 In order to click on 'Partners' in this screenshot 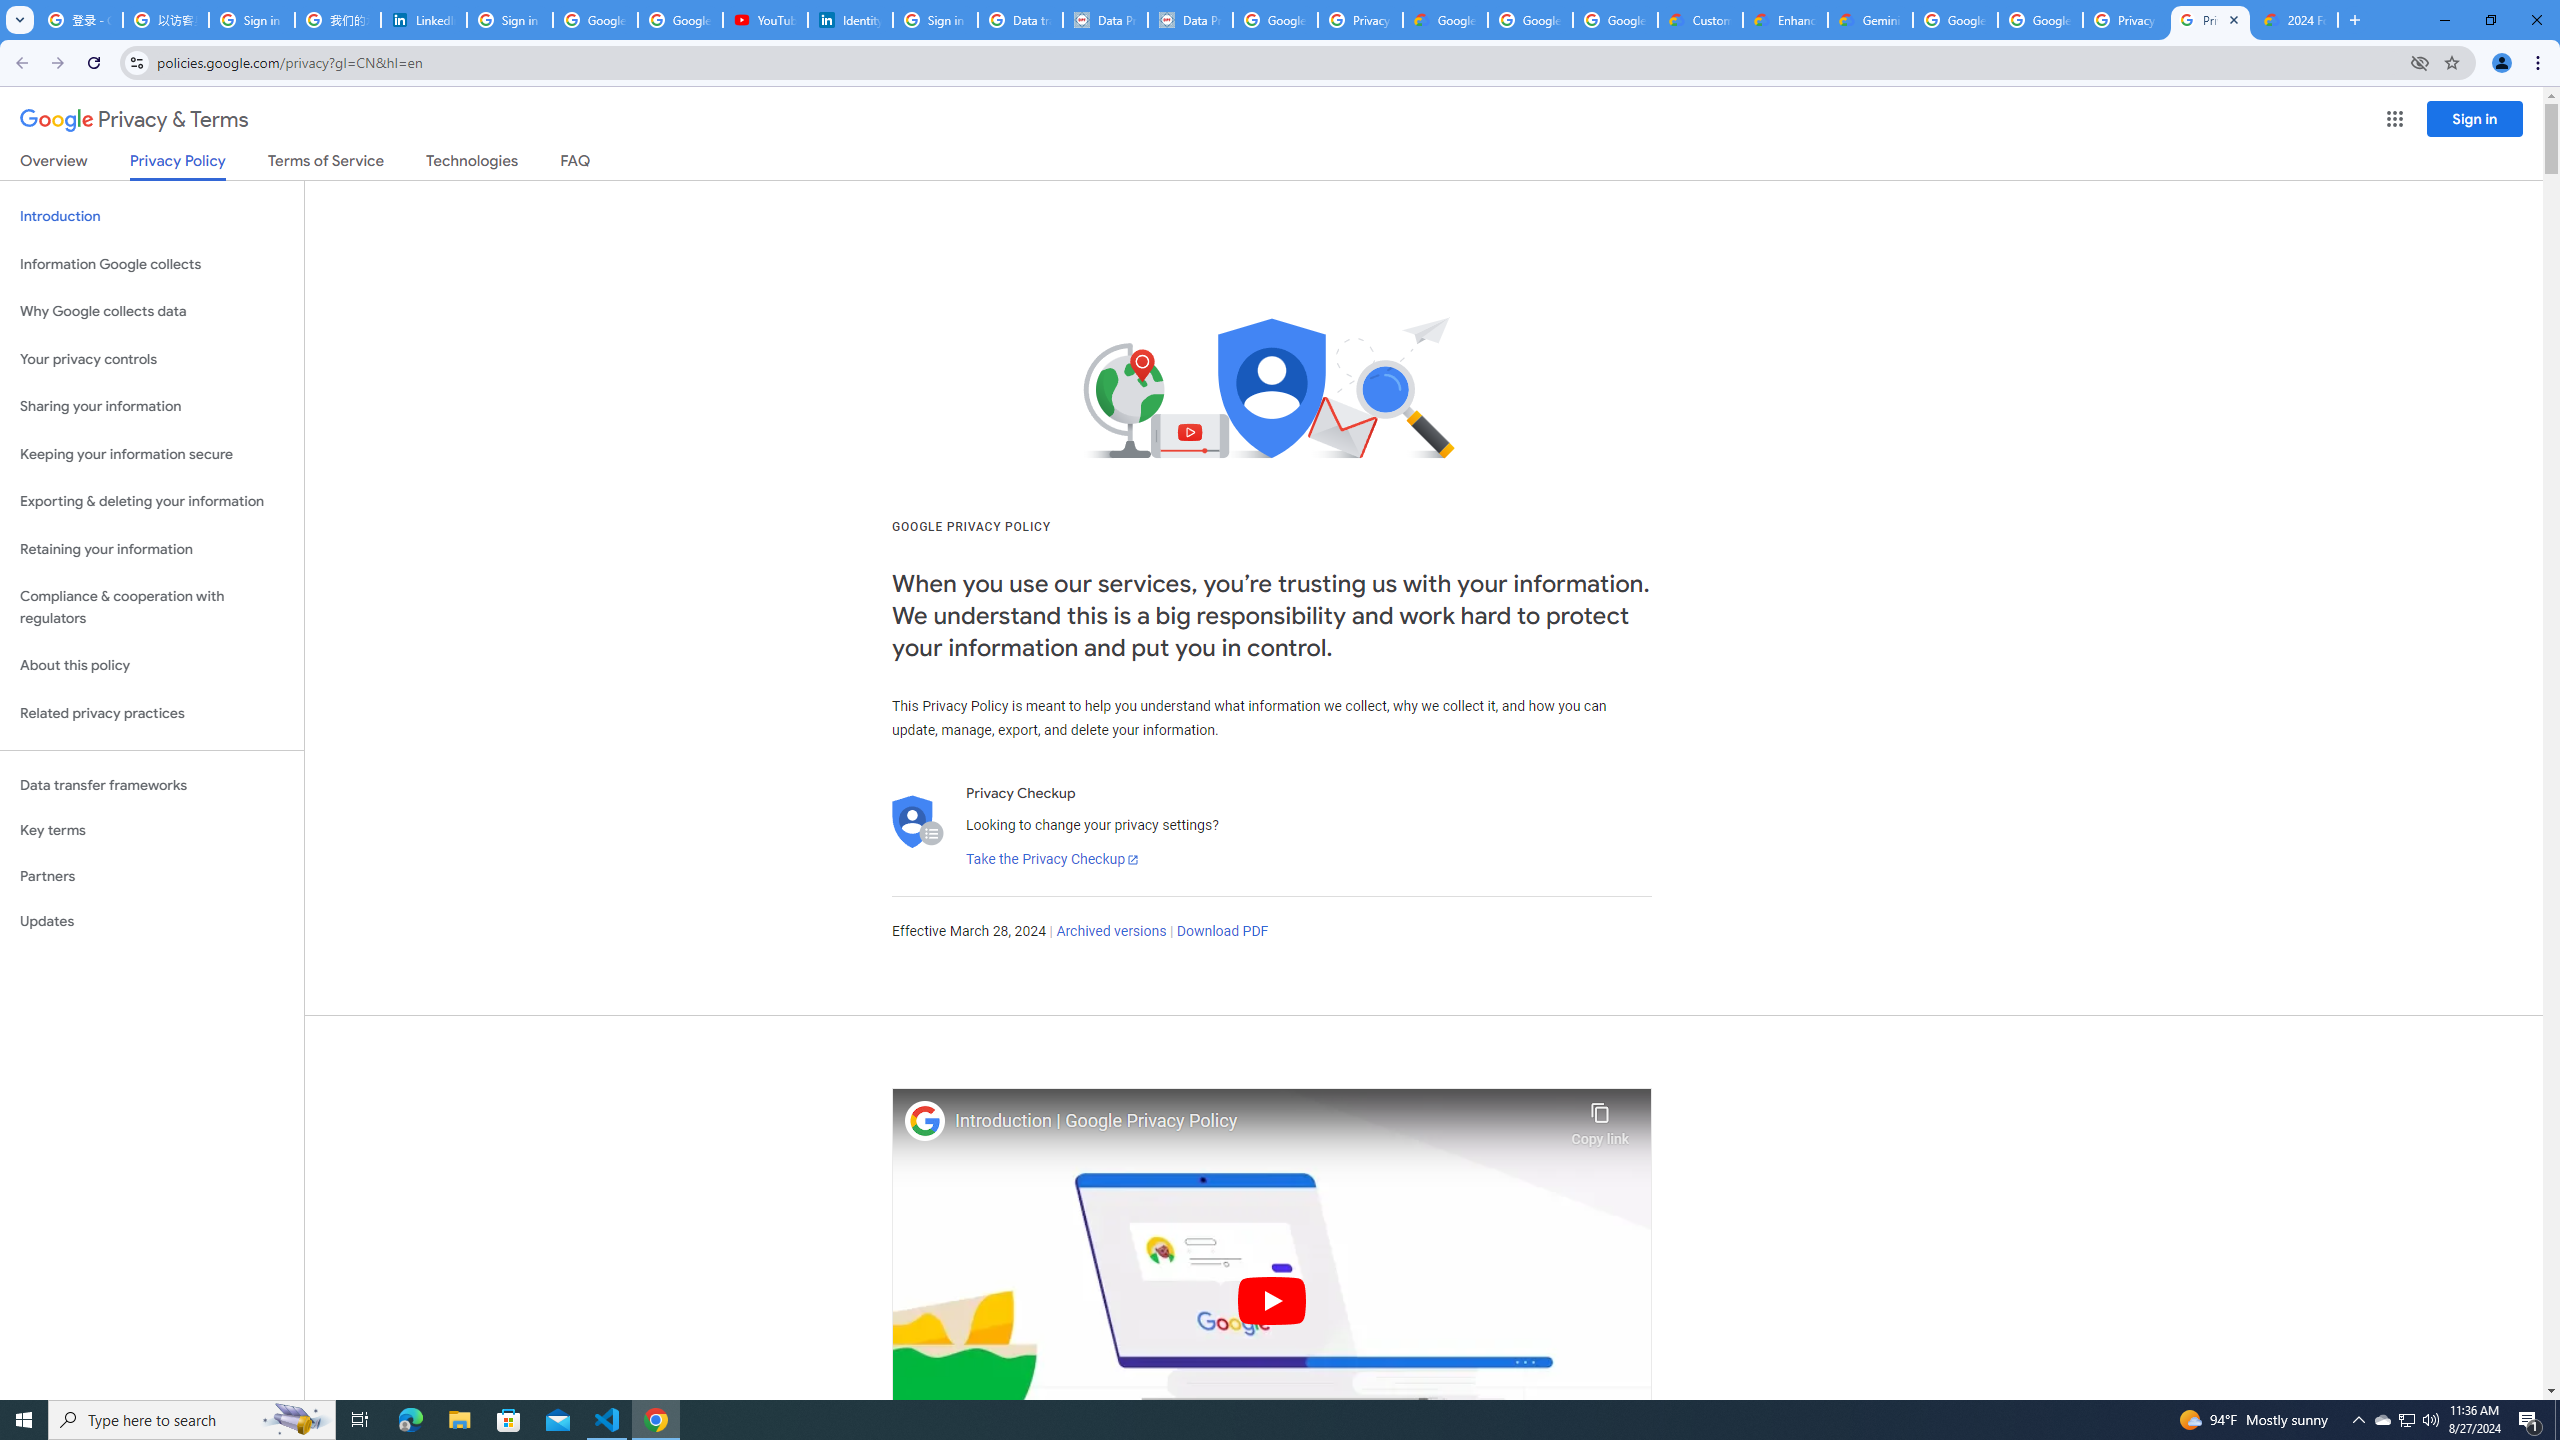, I will do `click(151, 876)`.